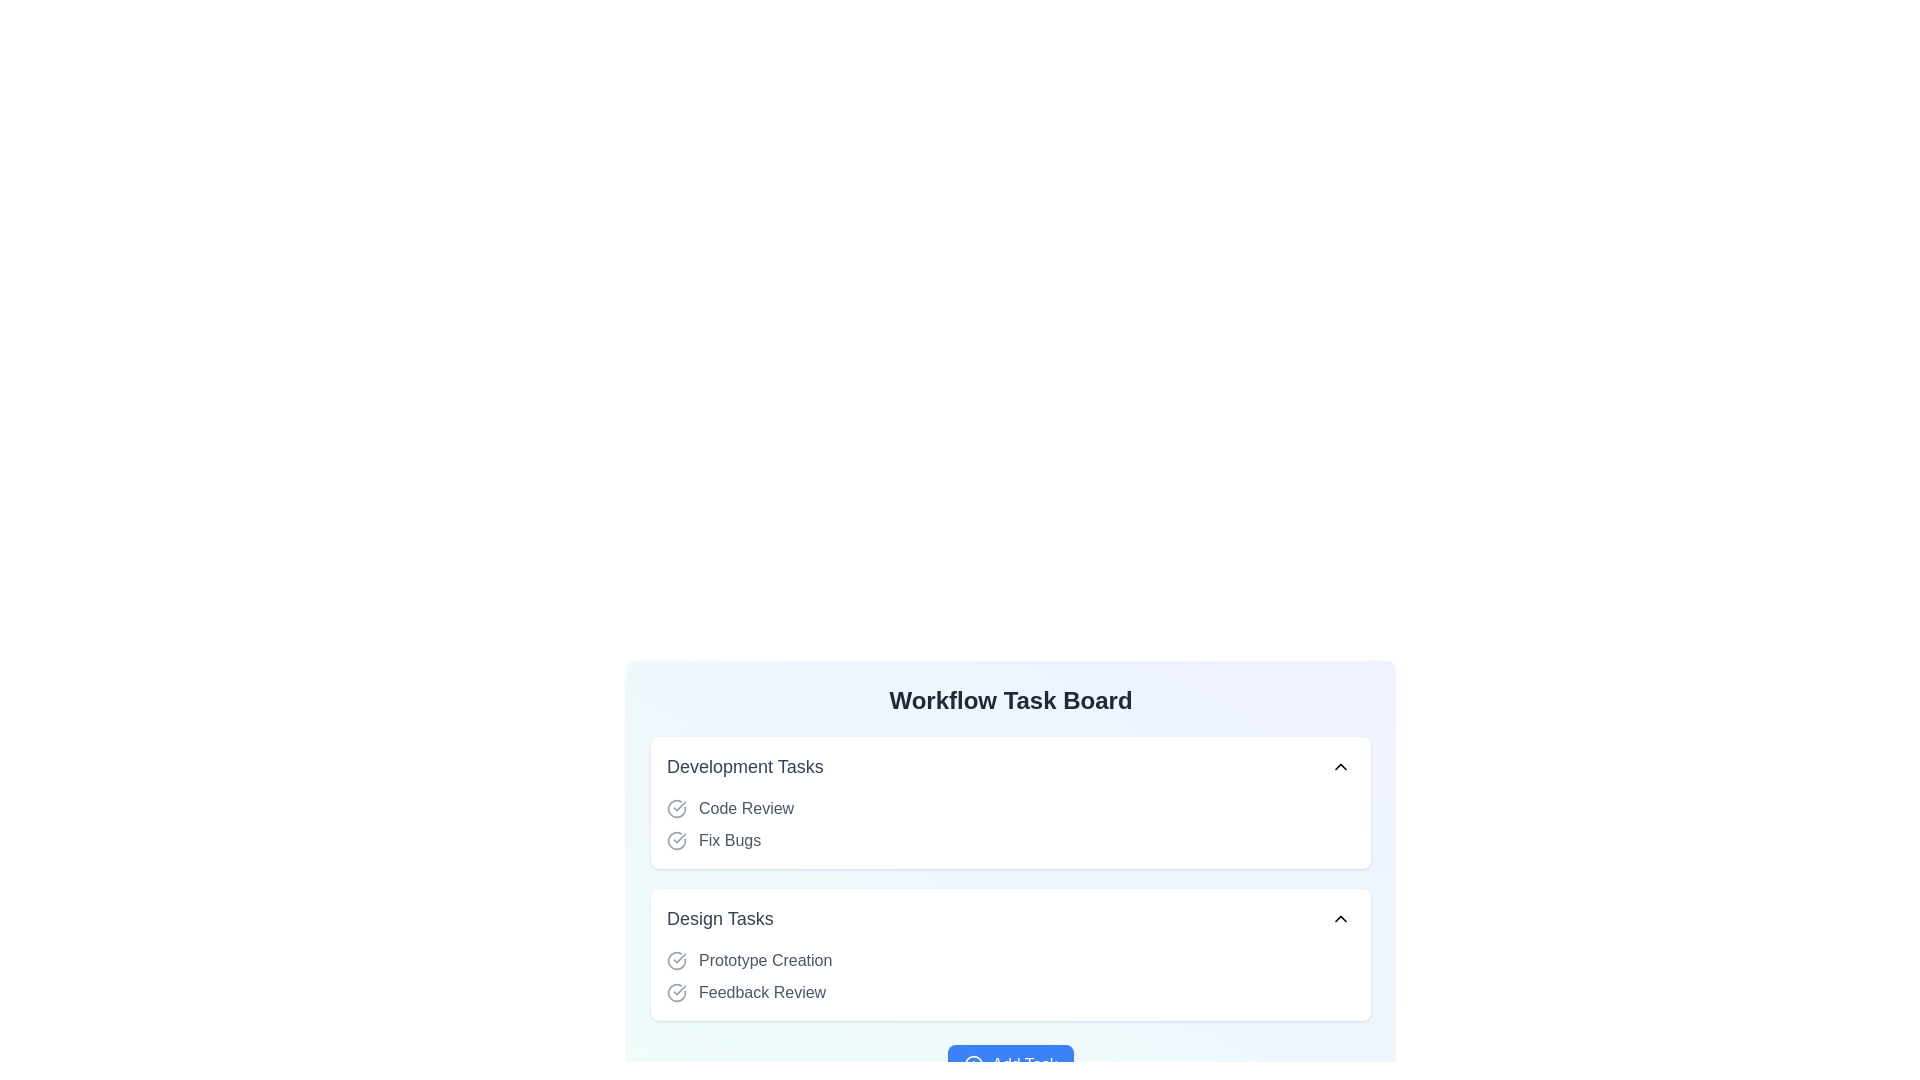 Image resolution: width=1920 pixels, height=1080 pixels. Describe the element at coordinates (676, 959) in the screenshot. I see `the circular icon with a light-colored borderline and hollow center located to the left of the text 'Prototype Creation' in the 'Design Tasks' section` at that location.